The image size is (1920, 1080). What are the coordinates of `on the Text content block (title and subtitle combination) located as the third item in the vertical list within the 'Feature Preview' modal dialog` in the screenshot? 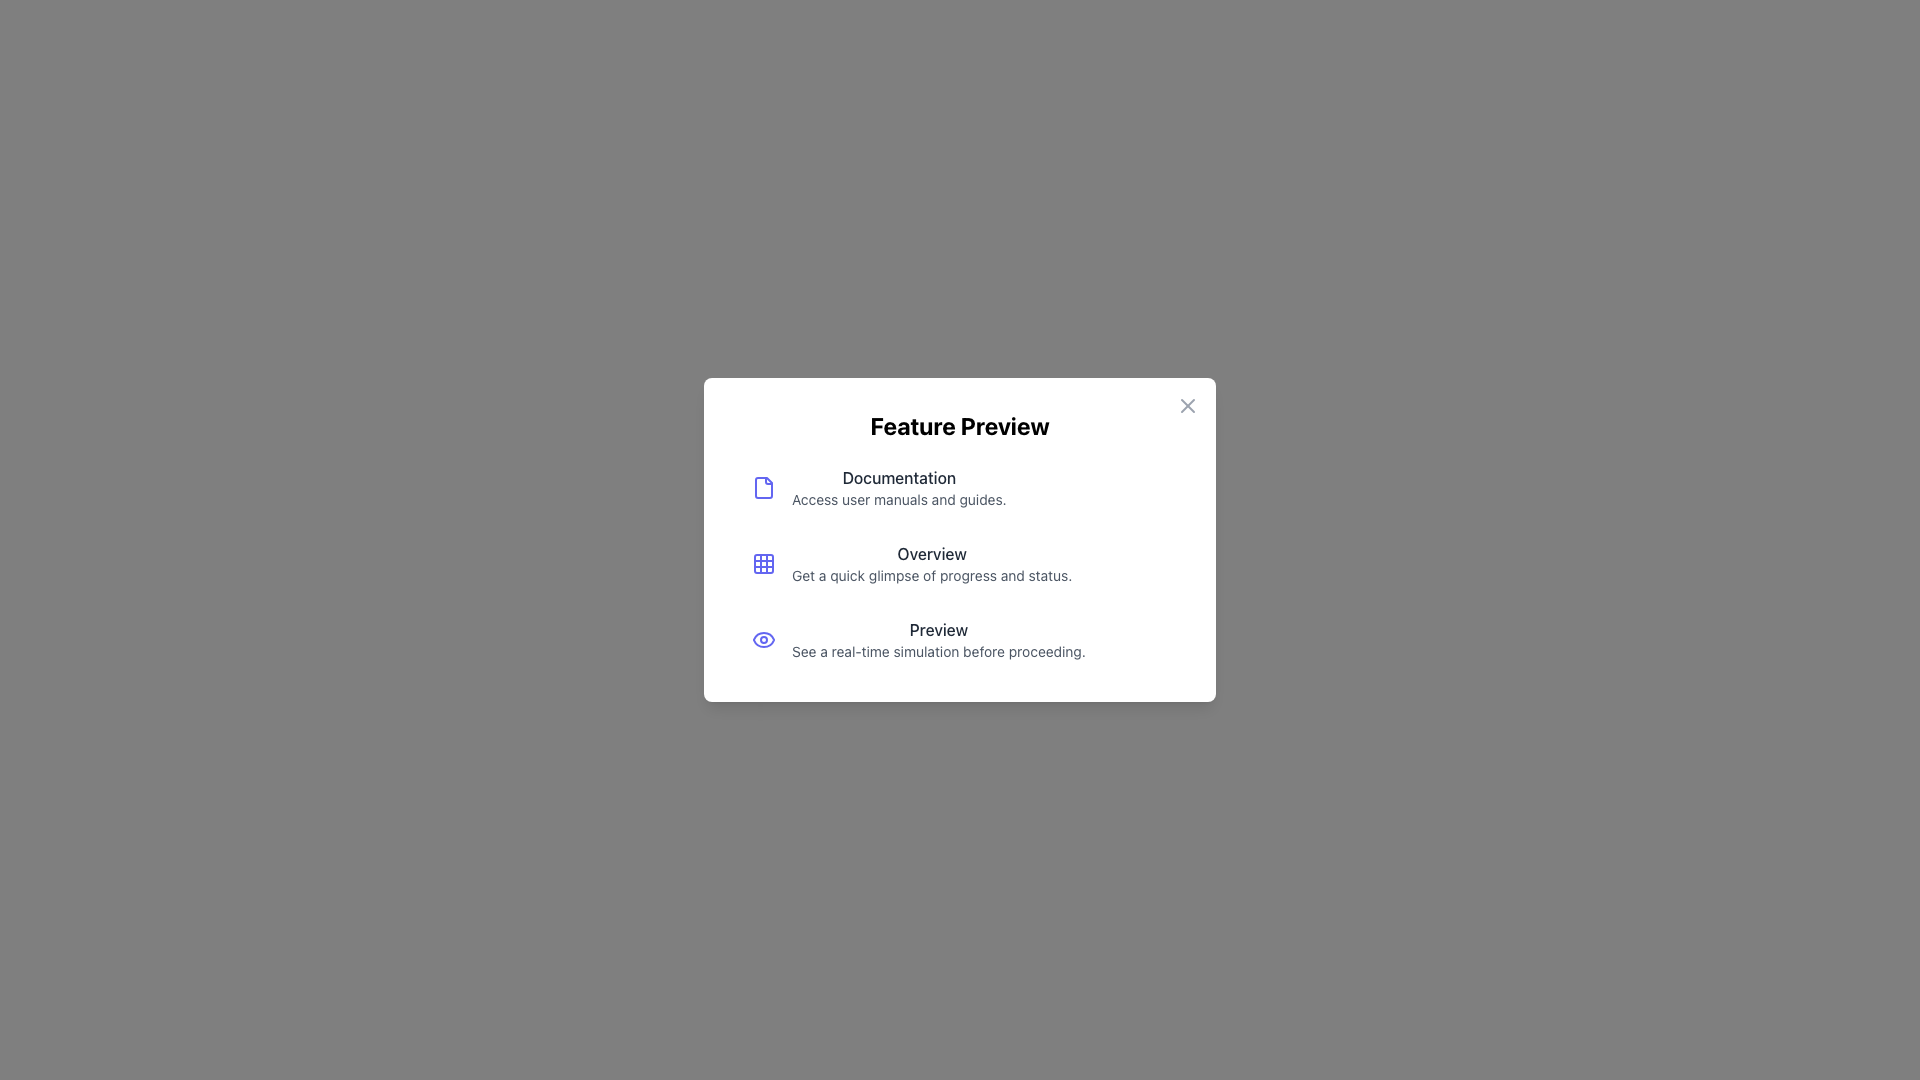 It's located at (937, 640).